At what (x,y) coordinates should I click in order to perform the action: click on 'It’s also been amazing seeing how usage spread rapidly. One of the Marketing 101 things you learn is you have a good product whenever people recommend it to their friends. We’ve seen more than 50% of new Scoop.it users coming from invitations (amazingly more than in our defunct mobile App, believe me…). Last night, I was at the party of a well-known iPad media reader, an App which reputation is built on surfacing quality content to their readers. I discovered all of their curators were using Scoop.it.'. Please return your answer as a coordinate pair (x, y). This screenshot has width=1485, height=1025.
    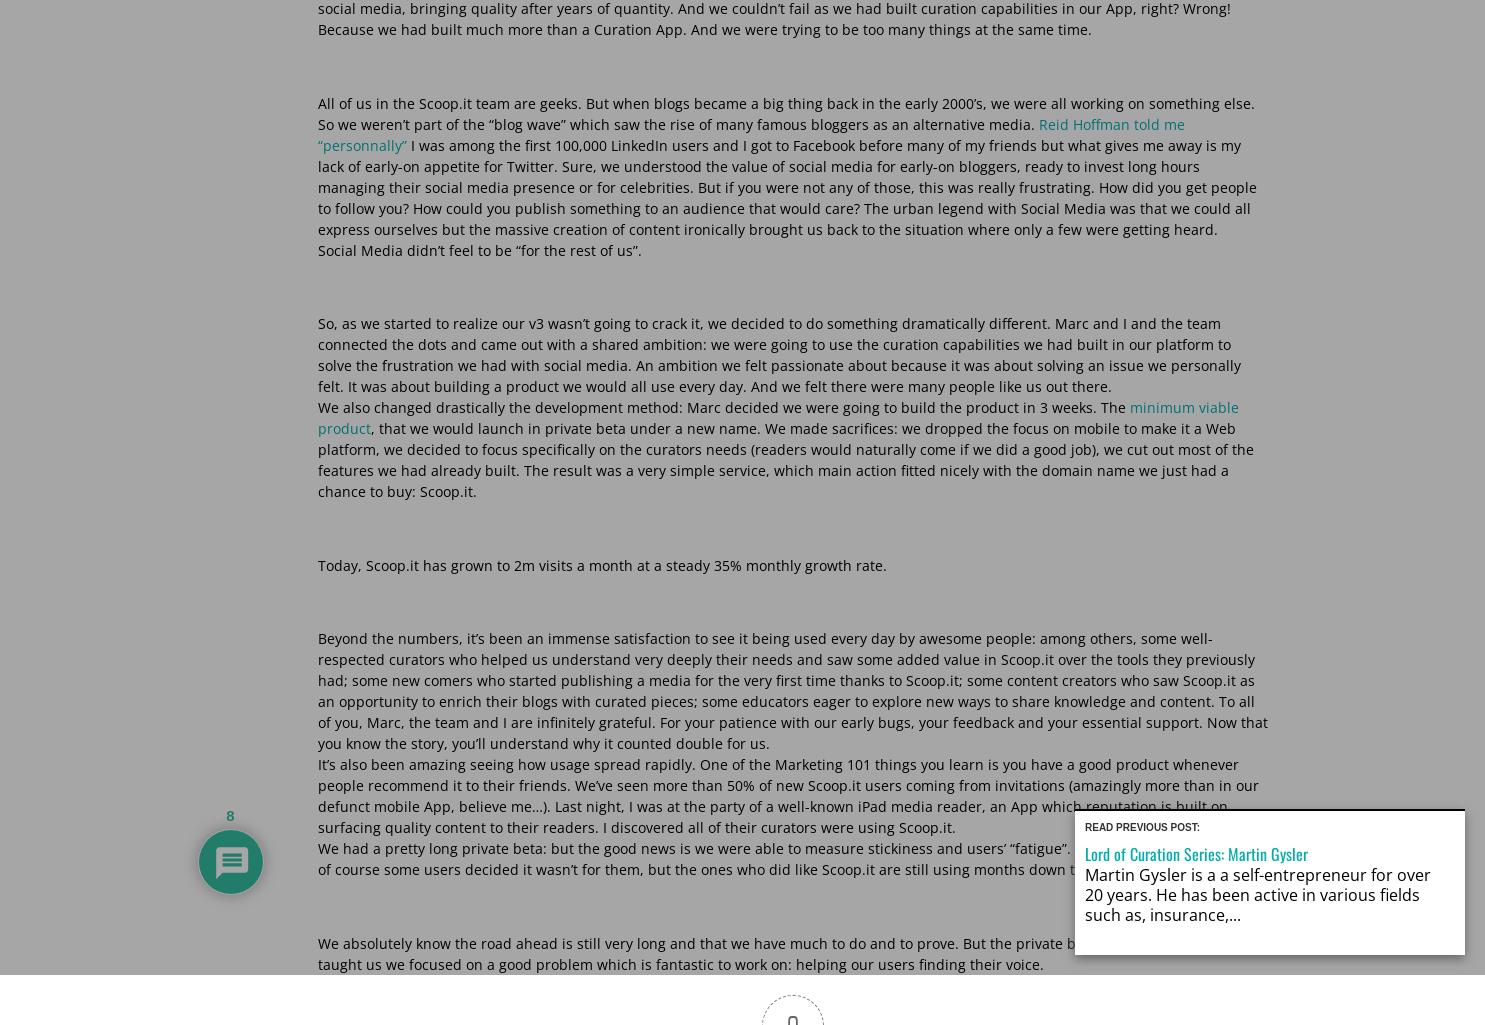
    Looking at the image, I should click on (787, 795).